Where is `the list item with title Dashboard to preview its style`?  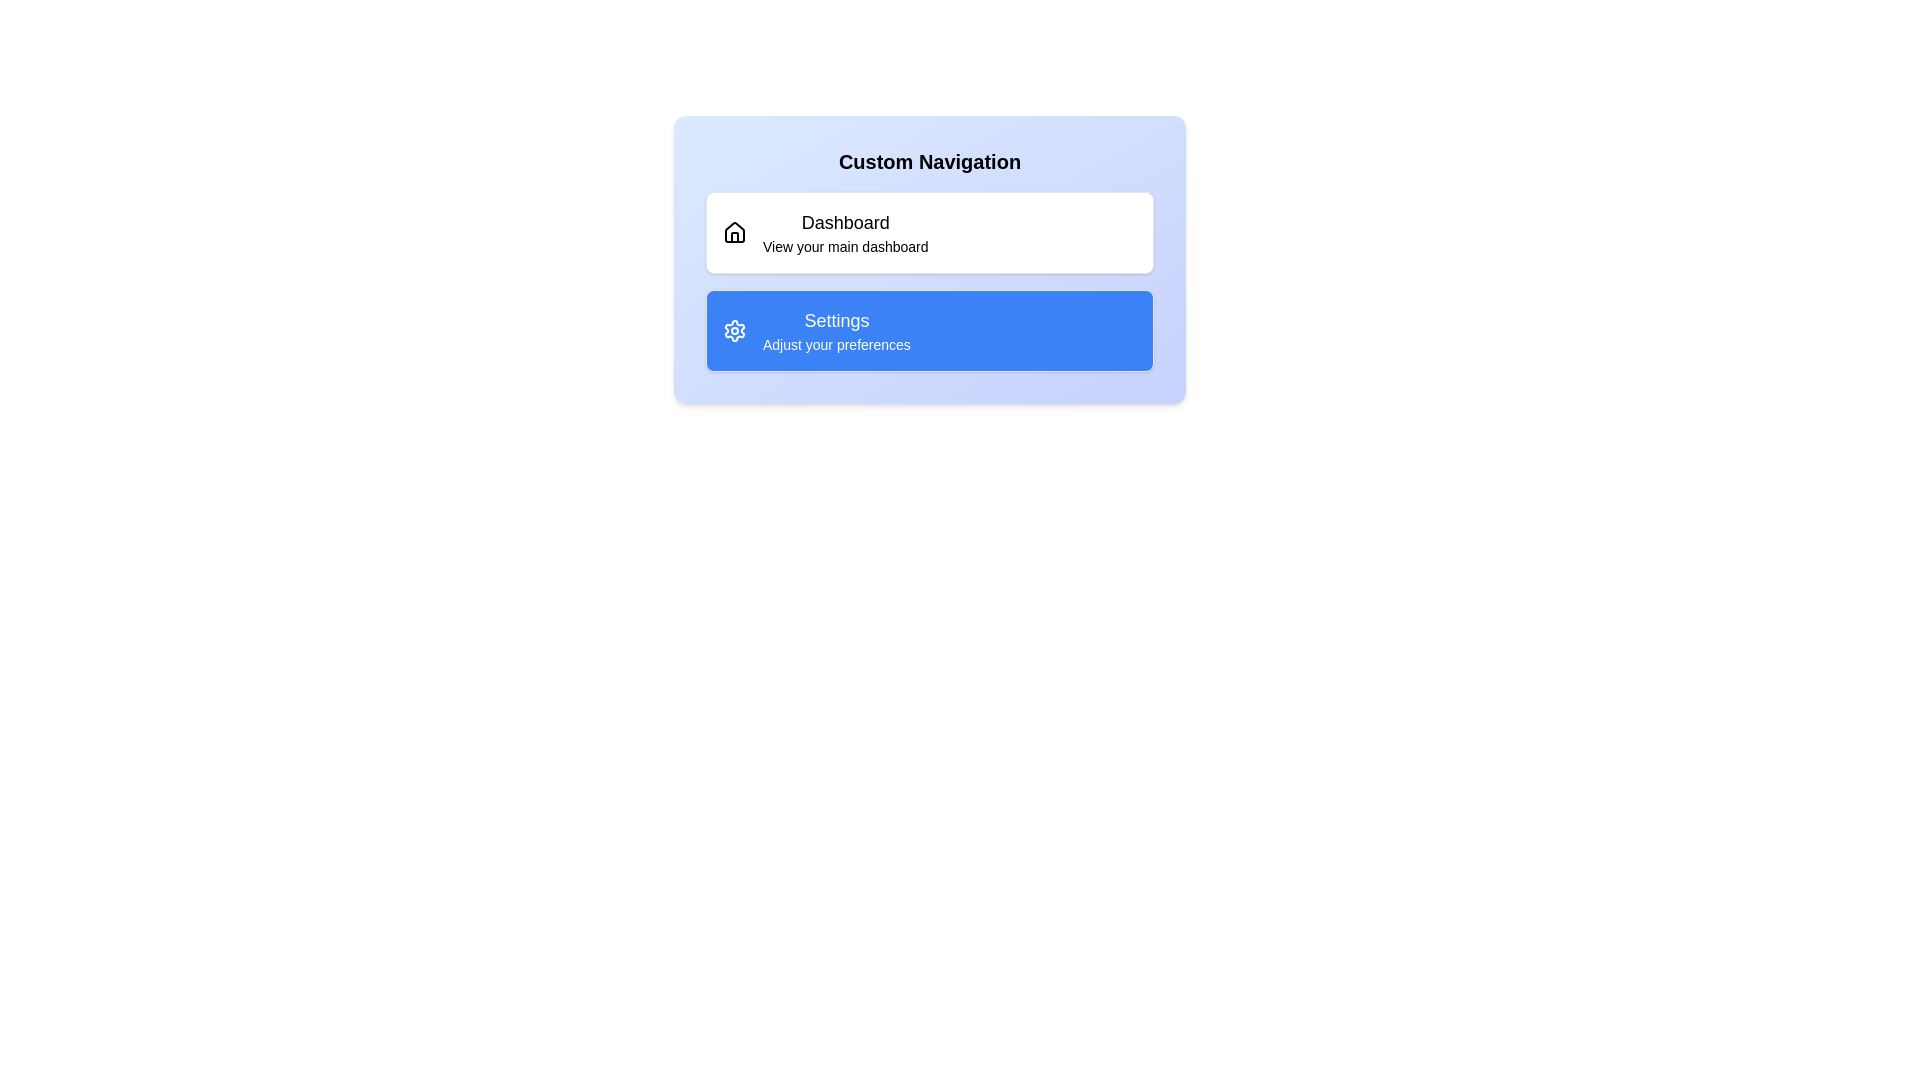 the list item with title Dashboard to preview its style is located at coordinates (929, 231).